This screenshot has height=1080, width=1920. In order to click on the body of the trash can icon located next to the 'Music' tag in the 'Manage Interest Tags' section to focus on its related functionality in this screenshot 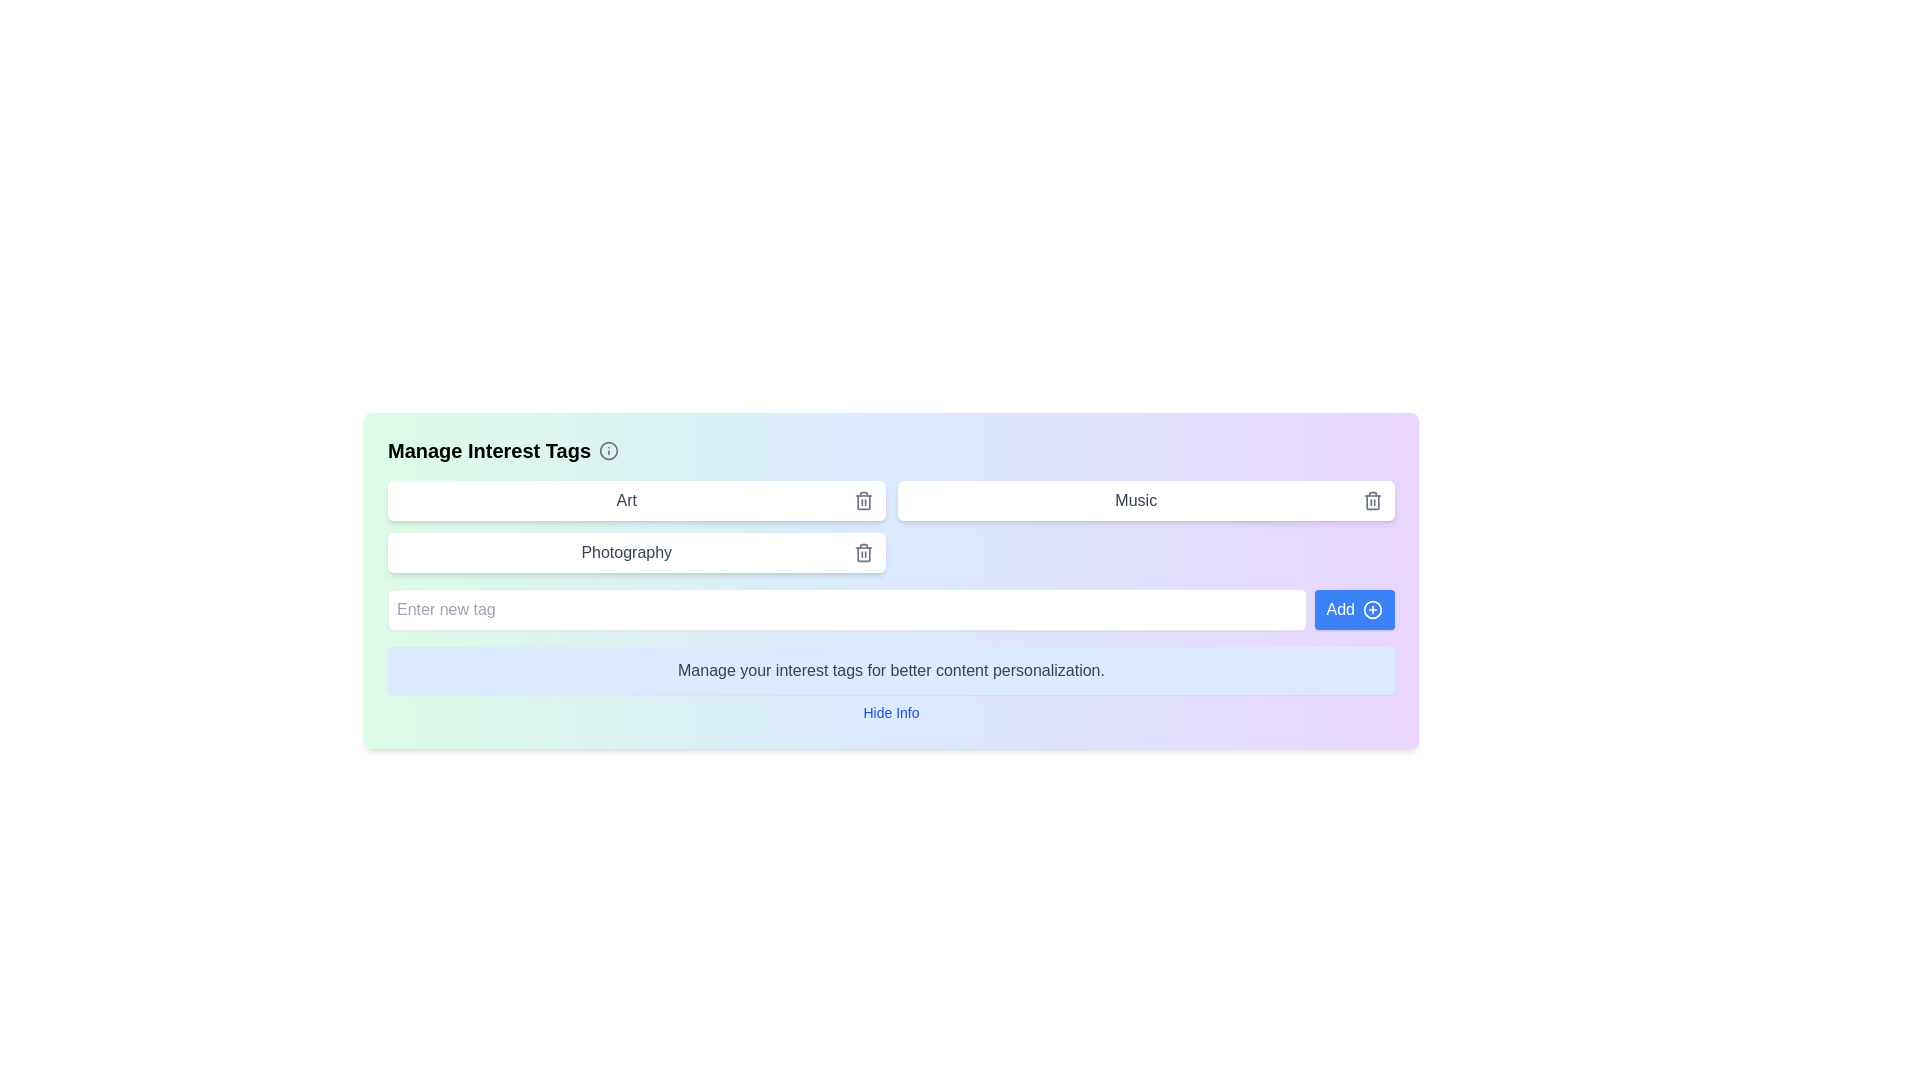, I will do `click(1371, 500)`.